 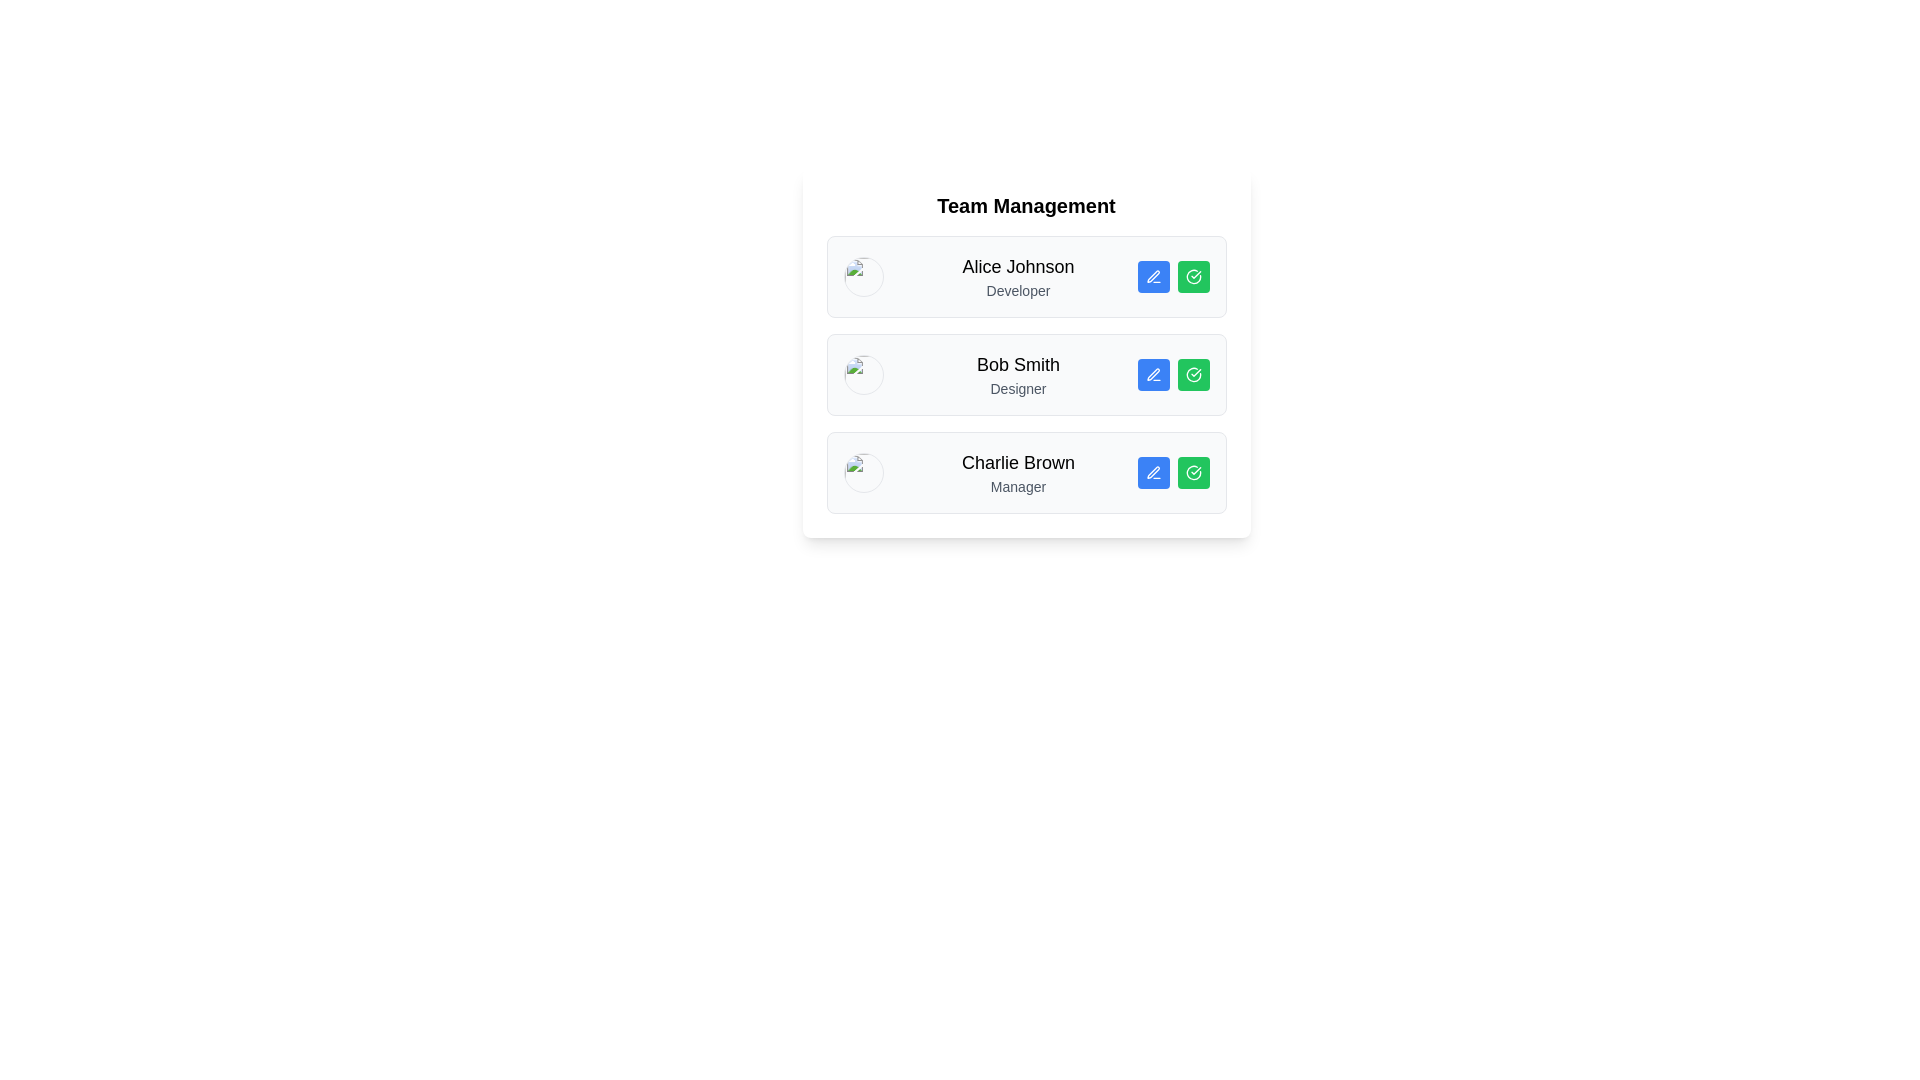 What do you see at coordinates (1018, 473) in the screenshot?
I see `the text label that displays 'Charlie Brown' and 'Manager', which is part of the third card in the 'Team Management' section, located before the action buttons` at bounding box center [1018, 473].